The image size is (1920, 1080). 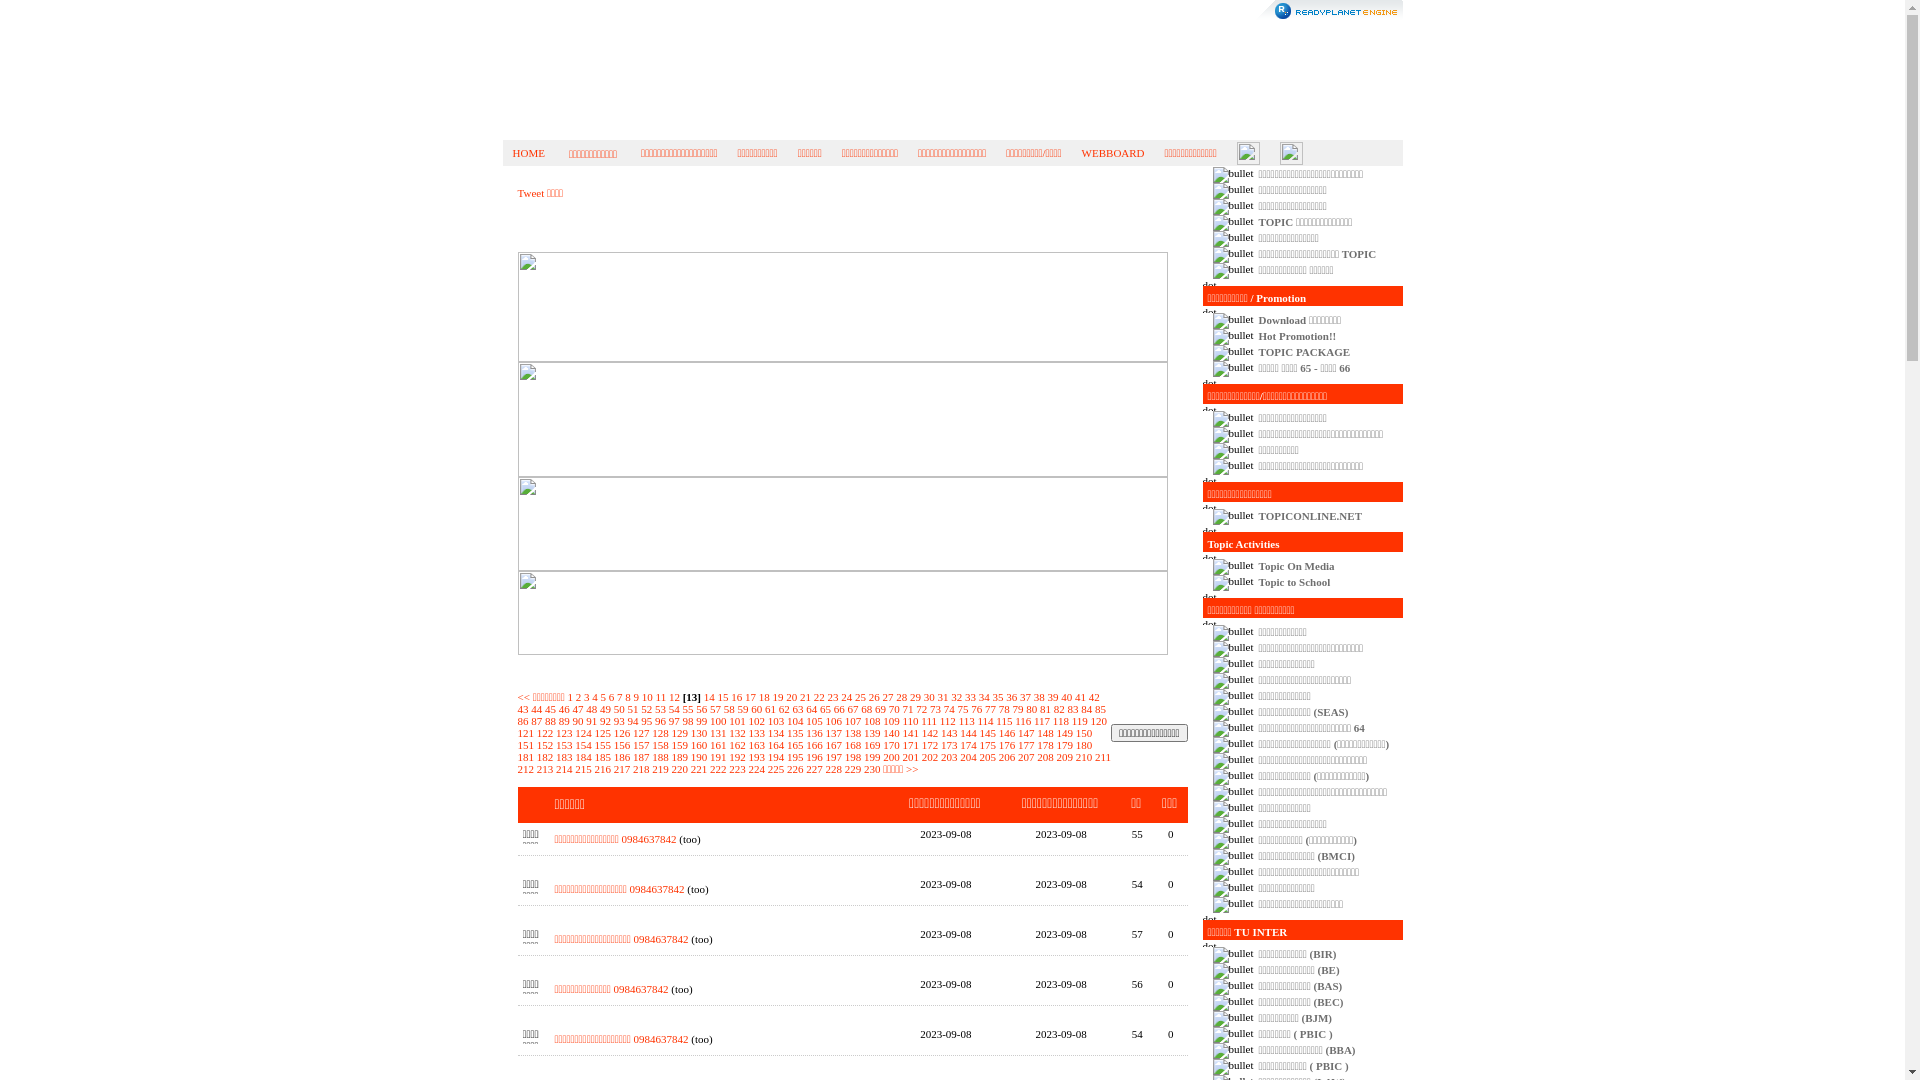 I want to click on '153', so click(x=563, y=744).